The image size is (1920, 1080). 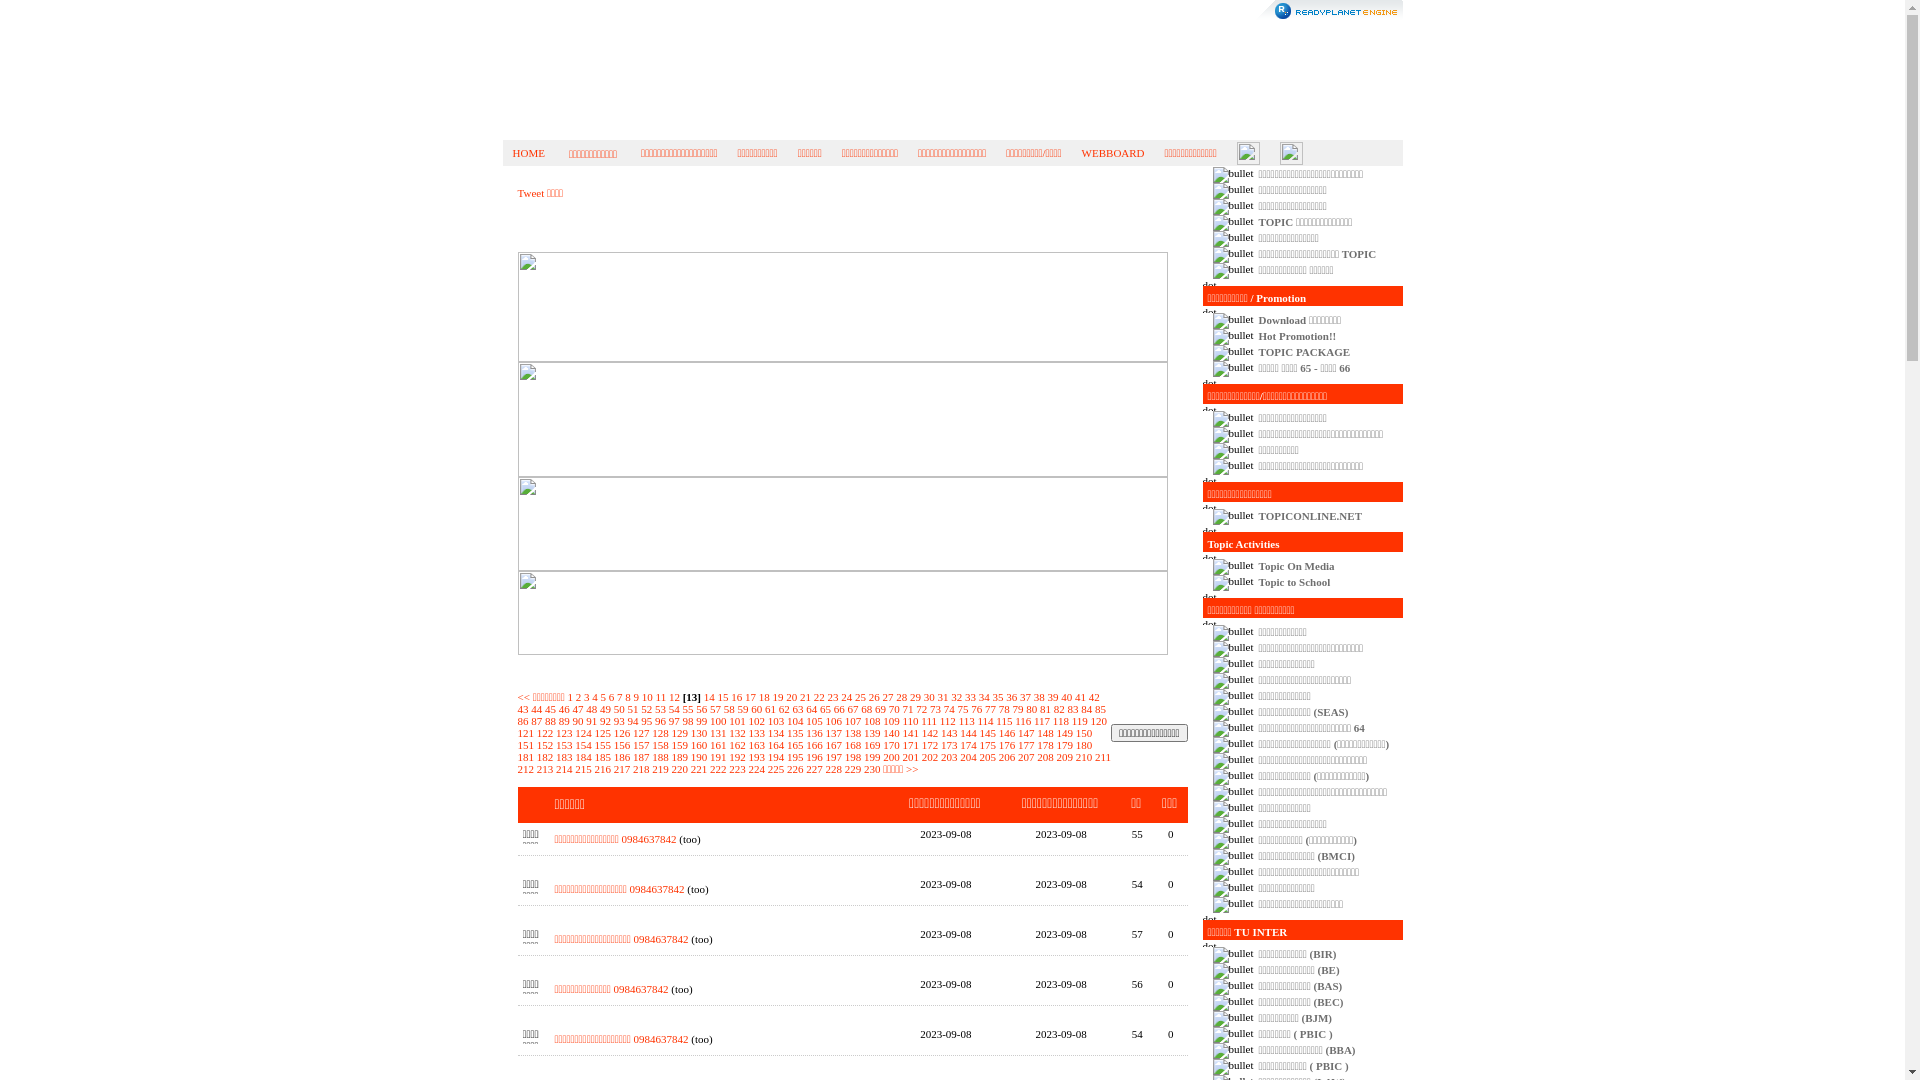 I want to click on '153', so click(x=563, y=744).